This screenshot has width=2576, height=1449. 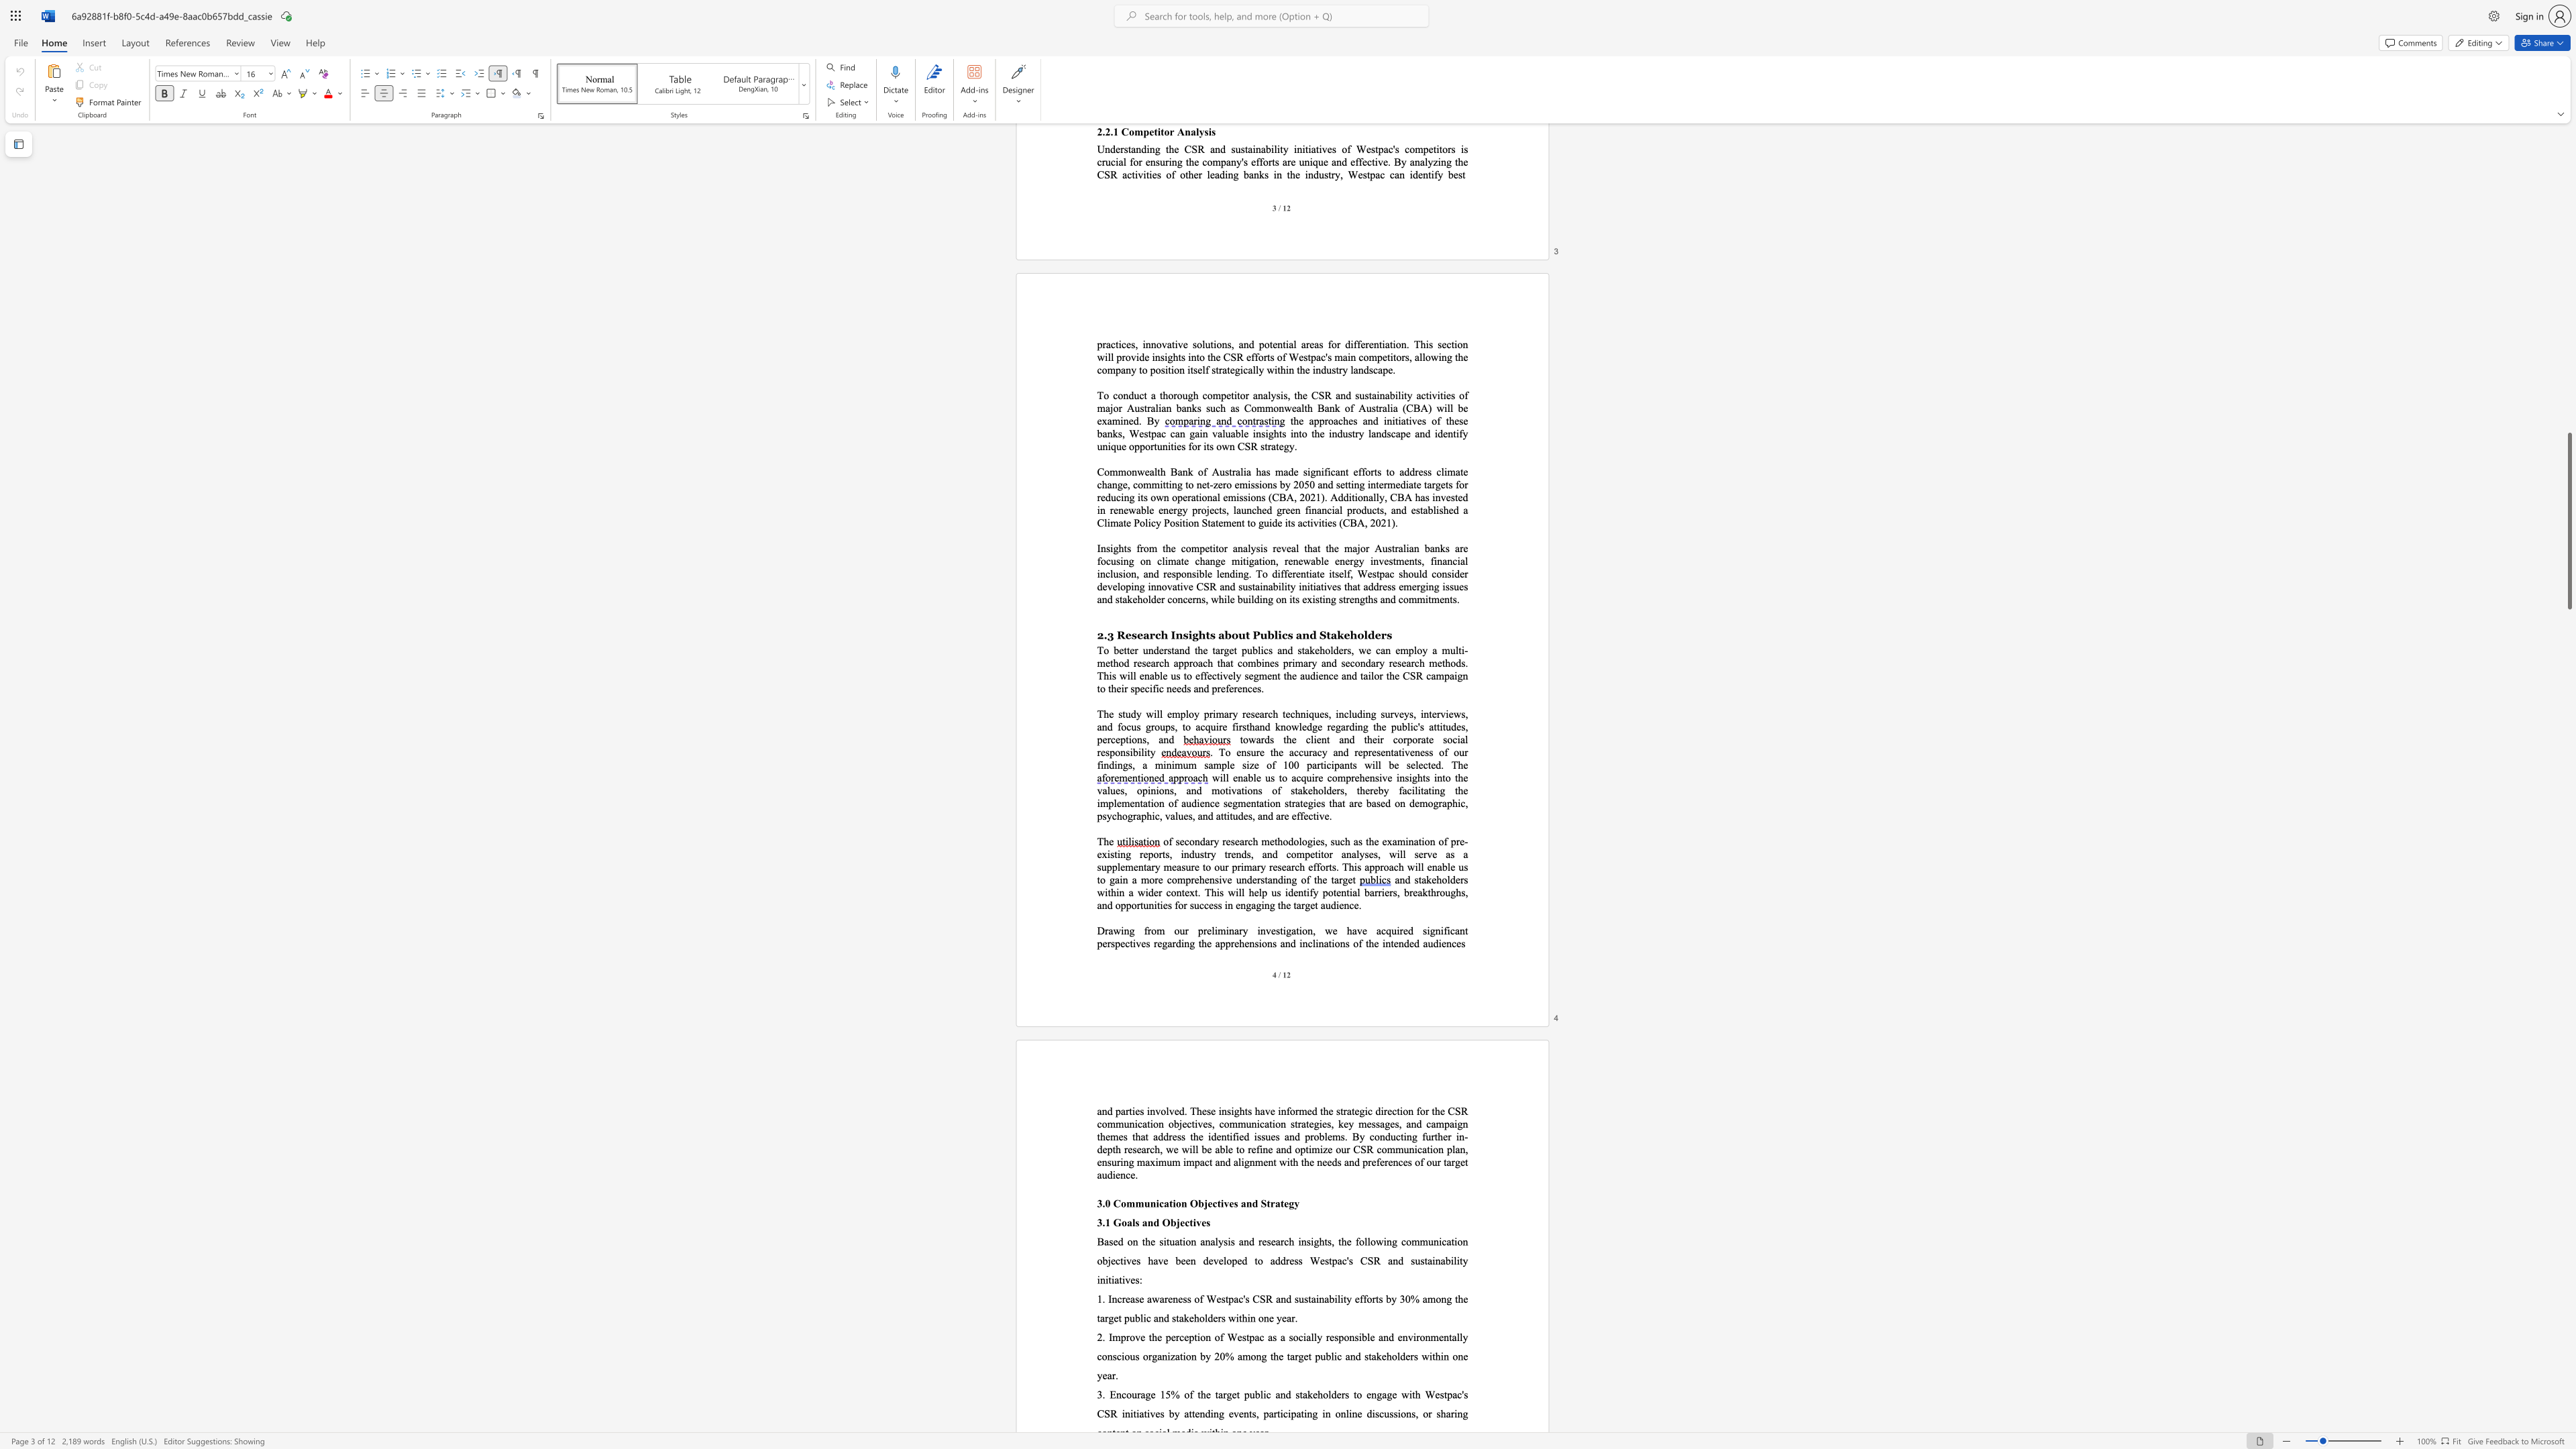 What do you see at coordinates (1371, 892) in the screenshot?
I see `the 2th character "a" in the text` at bounding box center [1371, 892].